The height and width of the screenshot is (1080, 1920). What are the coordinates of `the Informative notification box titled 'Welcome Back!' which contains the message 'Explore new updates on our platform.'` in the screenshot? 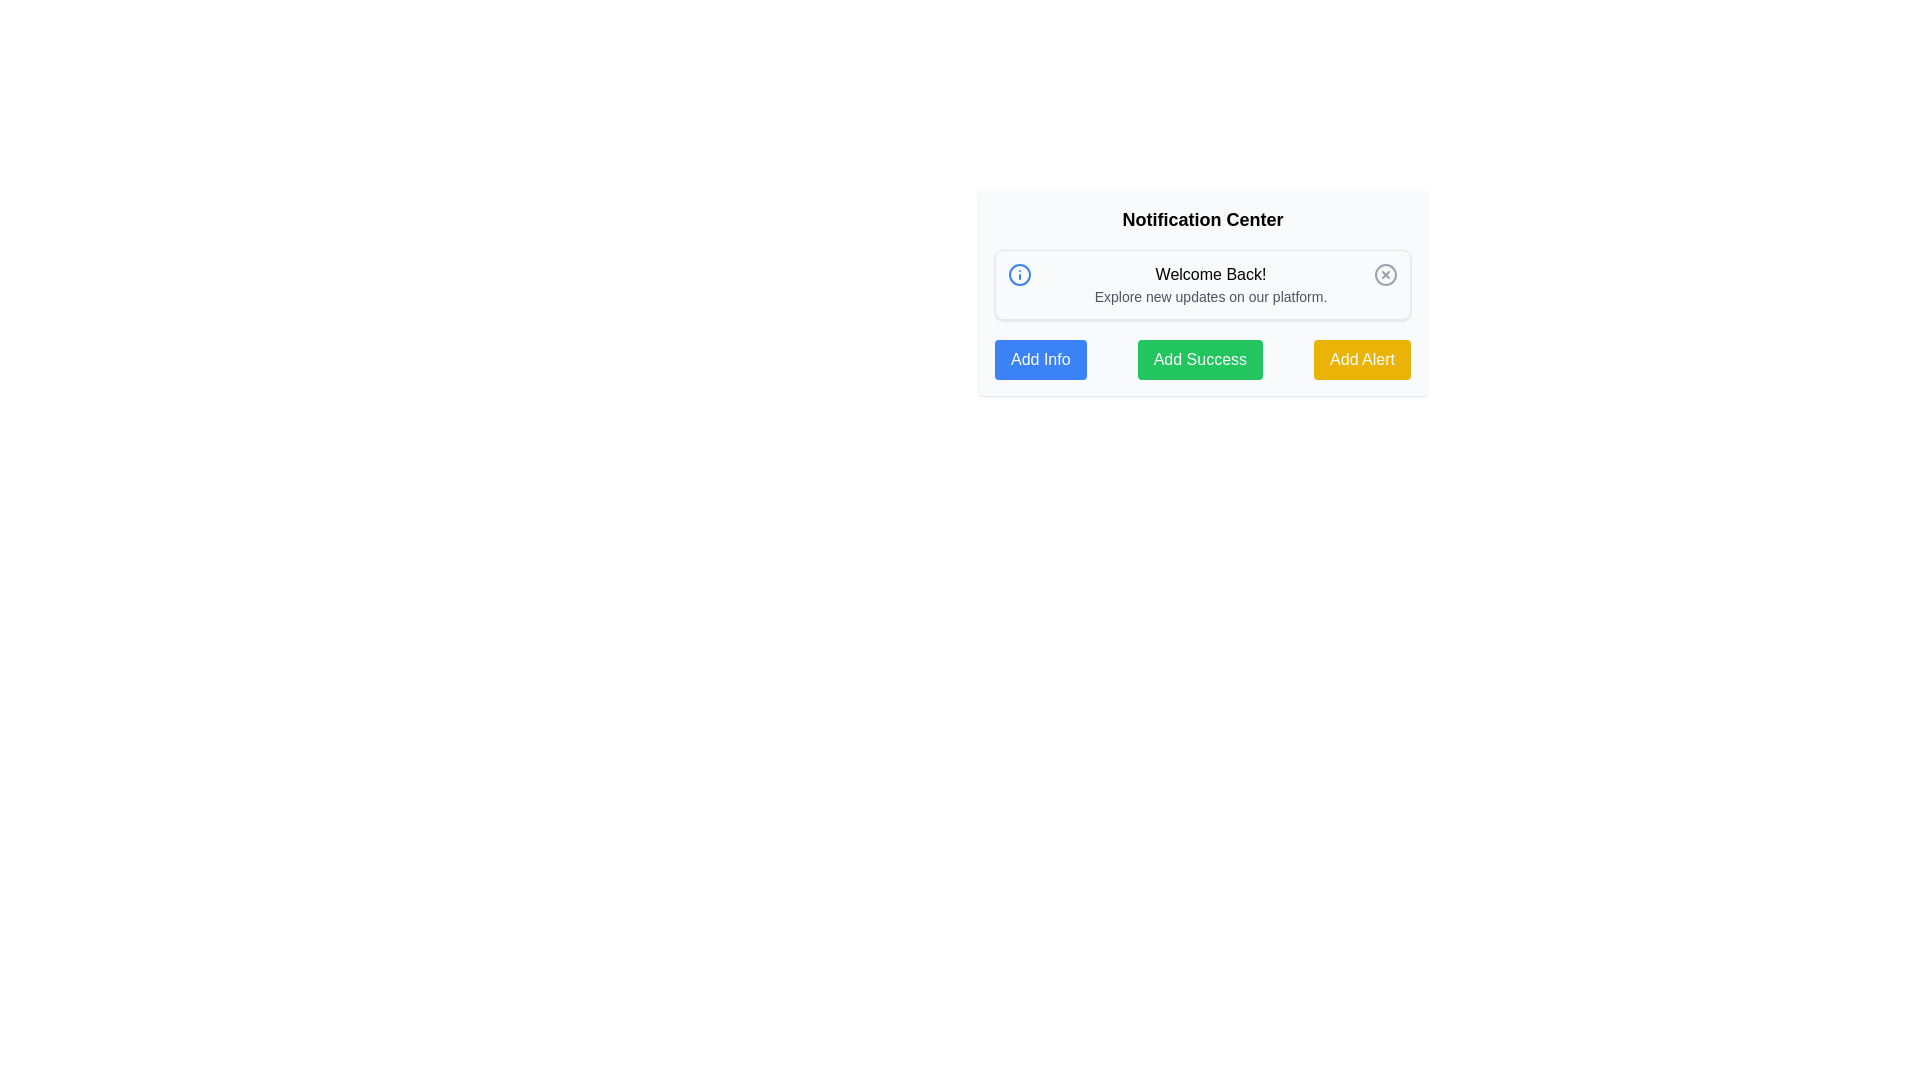 It's located at (1202, 285).